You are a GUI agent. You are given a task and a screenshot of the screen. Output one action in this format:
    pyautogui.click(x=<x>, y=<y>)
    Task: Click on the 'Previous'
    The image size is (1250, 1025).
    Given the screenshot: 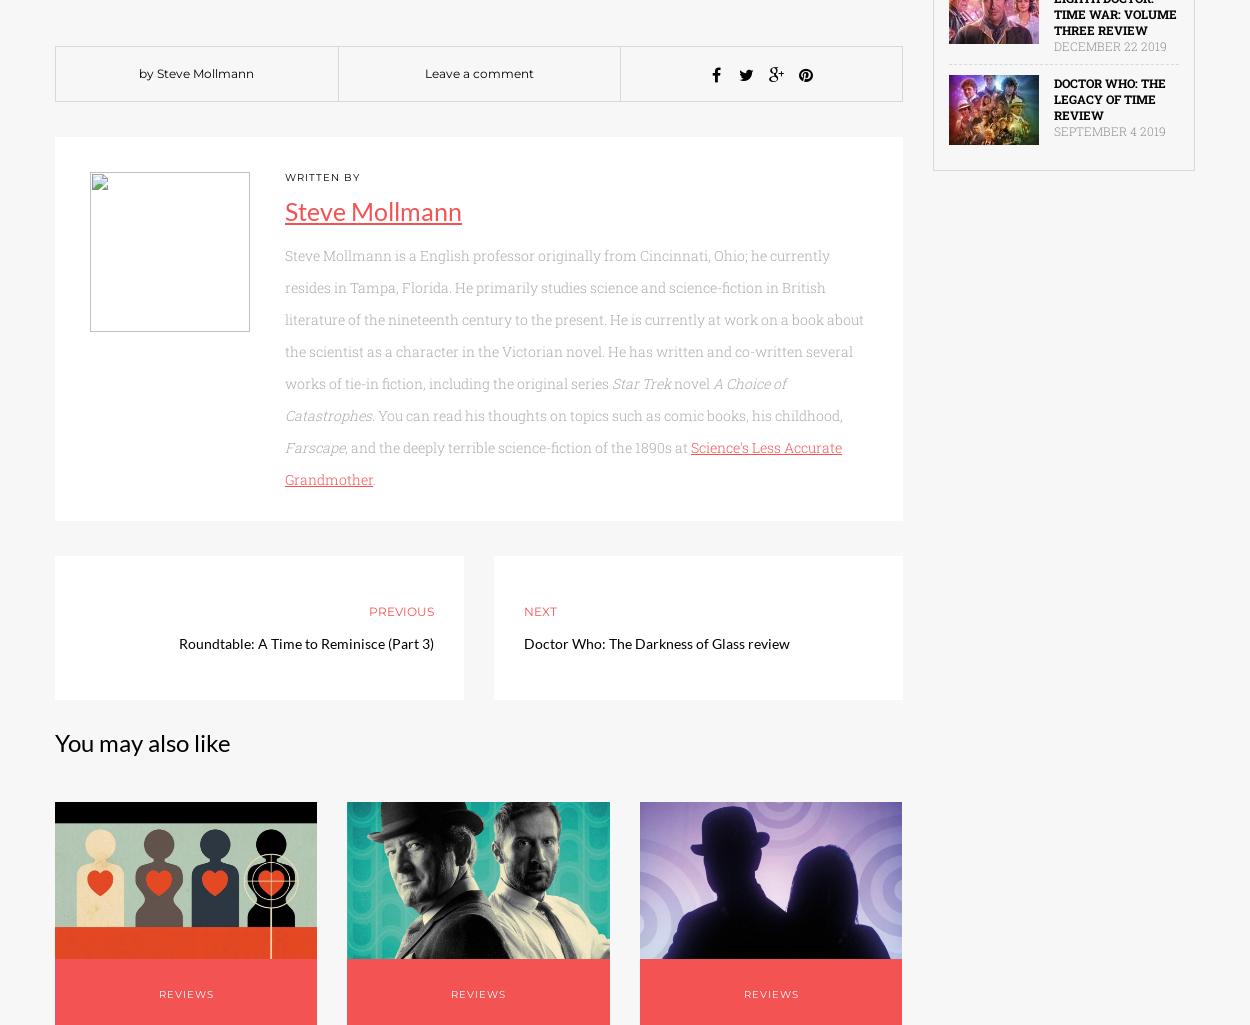 What is the action you would take?
    pyautogui.click(x=400, y=610)
    